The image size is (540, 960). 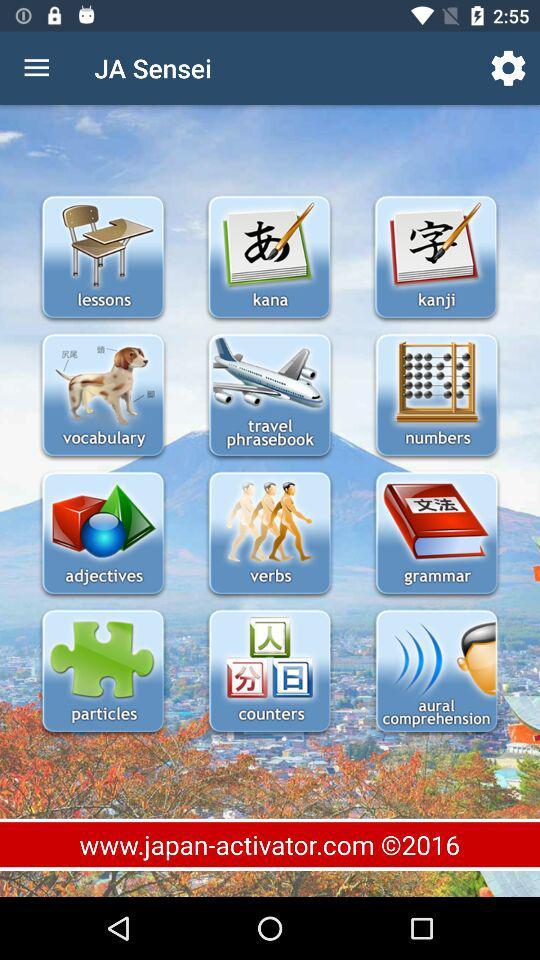 What do you see at coordinates (103, 673) in the screenshot?
I see `open particles` at bounding box center [103, 673].